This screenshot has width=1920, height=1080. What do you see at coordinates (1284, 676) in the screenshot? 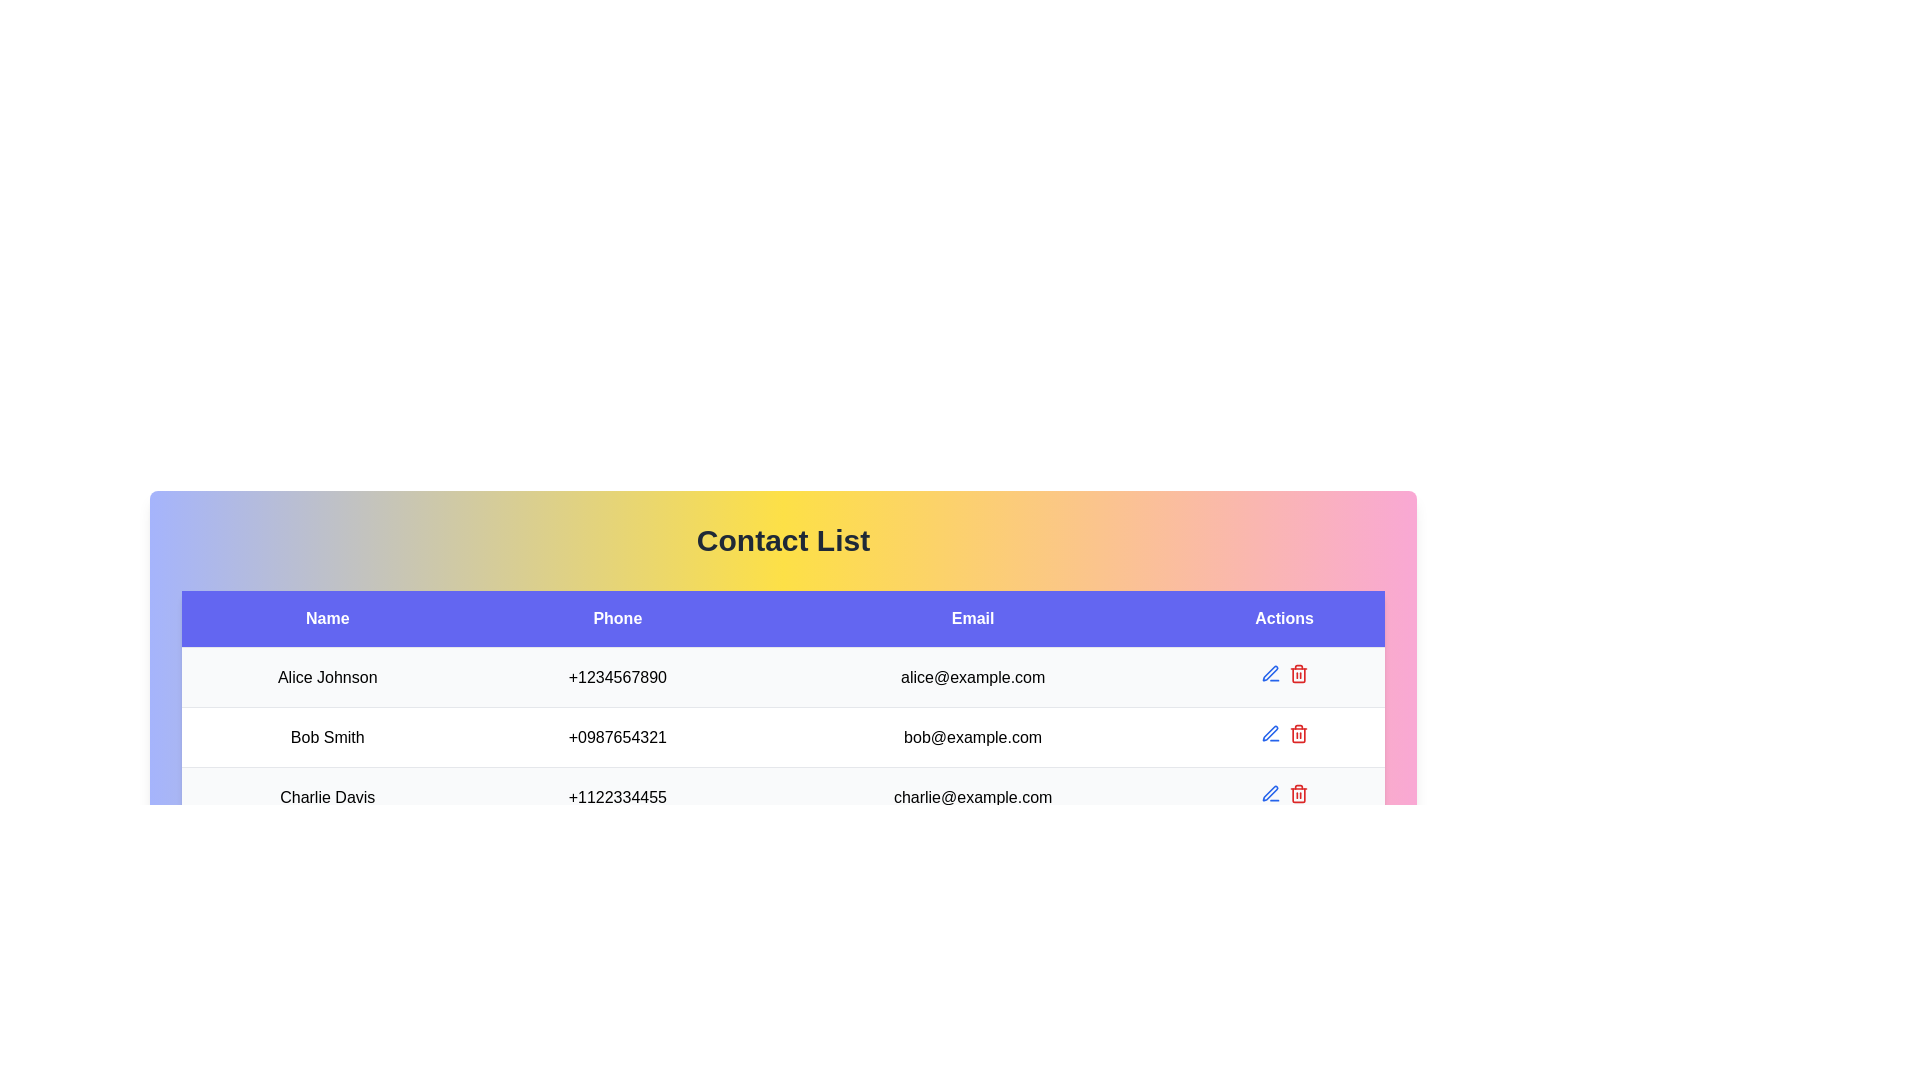
I see `the blue pen icon in the 'Actions' column of the first row for the contact 'Alice Johnson'` at bounding box center [1284, 676].